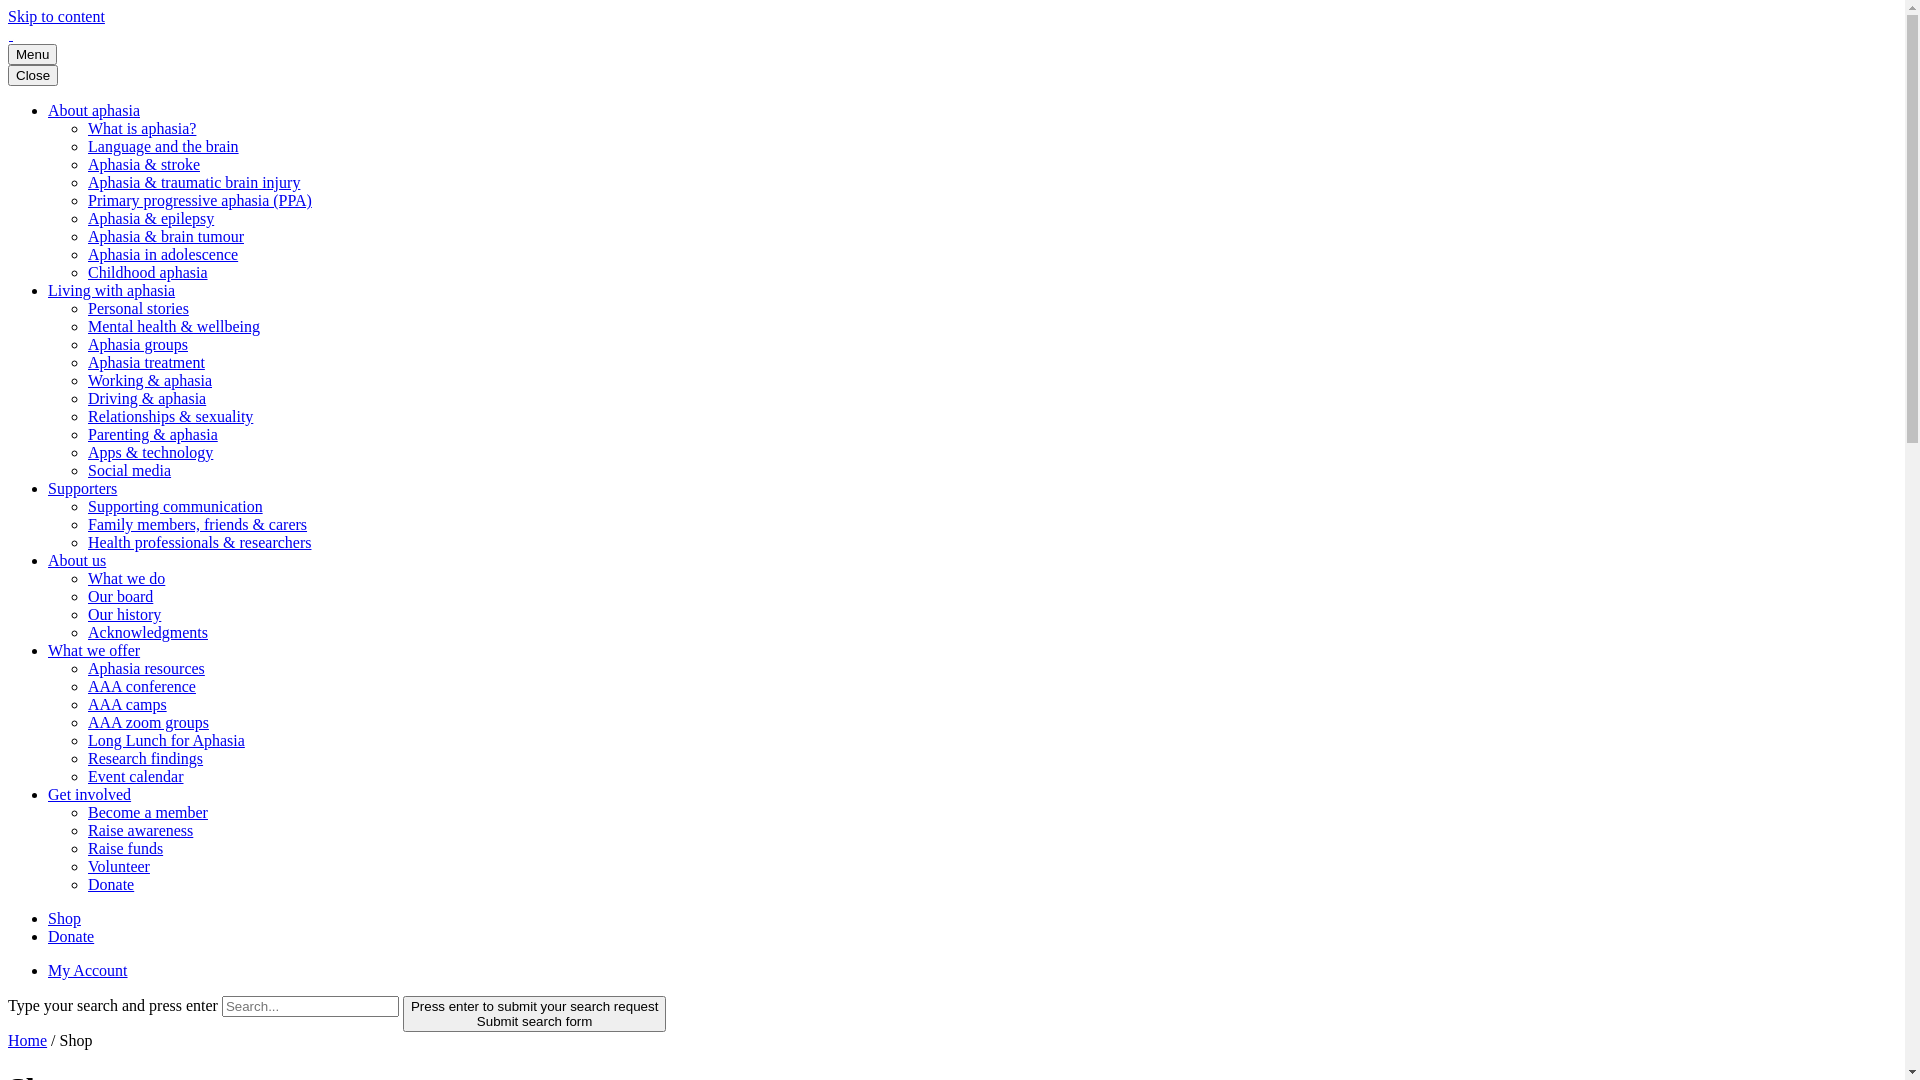 This screenshot has height=1080, width=1920. I want to click on 'Event calendar', so click(134, 775).